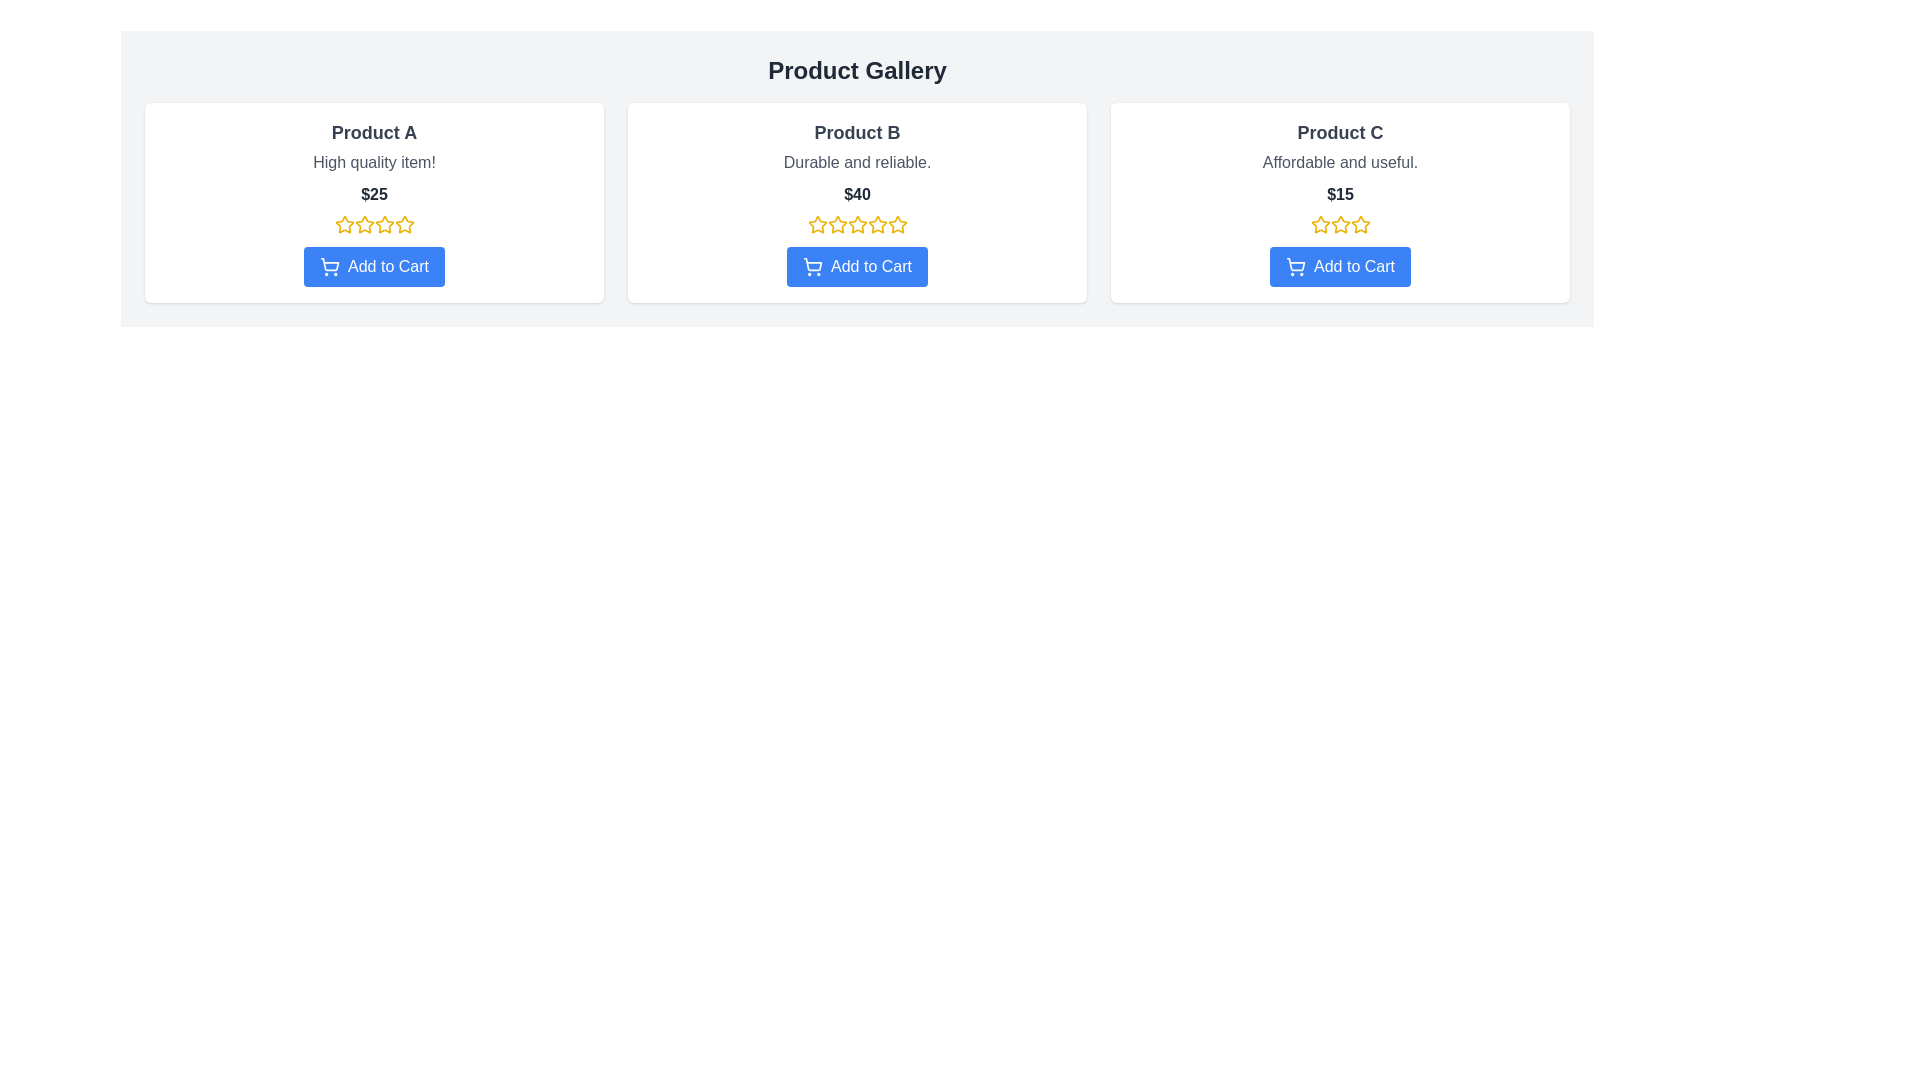 The image size is (1920, 1080). What do you see at coordinates (1340, 265) in the screenshot?
I see `the 'Add to Cart' button with a bright blue background, white text, and a shopping cart icon to potentially change its background color` at bounding box center [1340, 265].